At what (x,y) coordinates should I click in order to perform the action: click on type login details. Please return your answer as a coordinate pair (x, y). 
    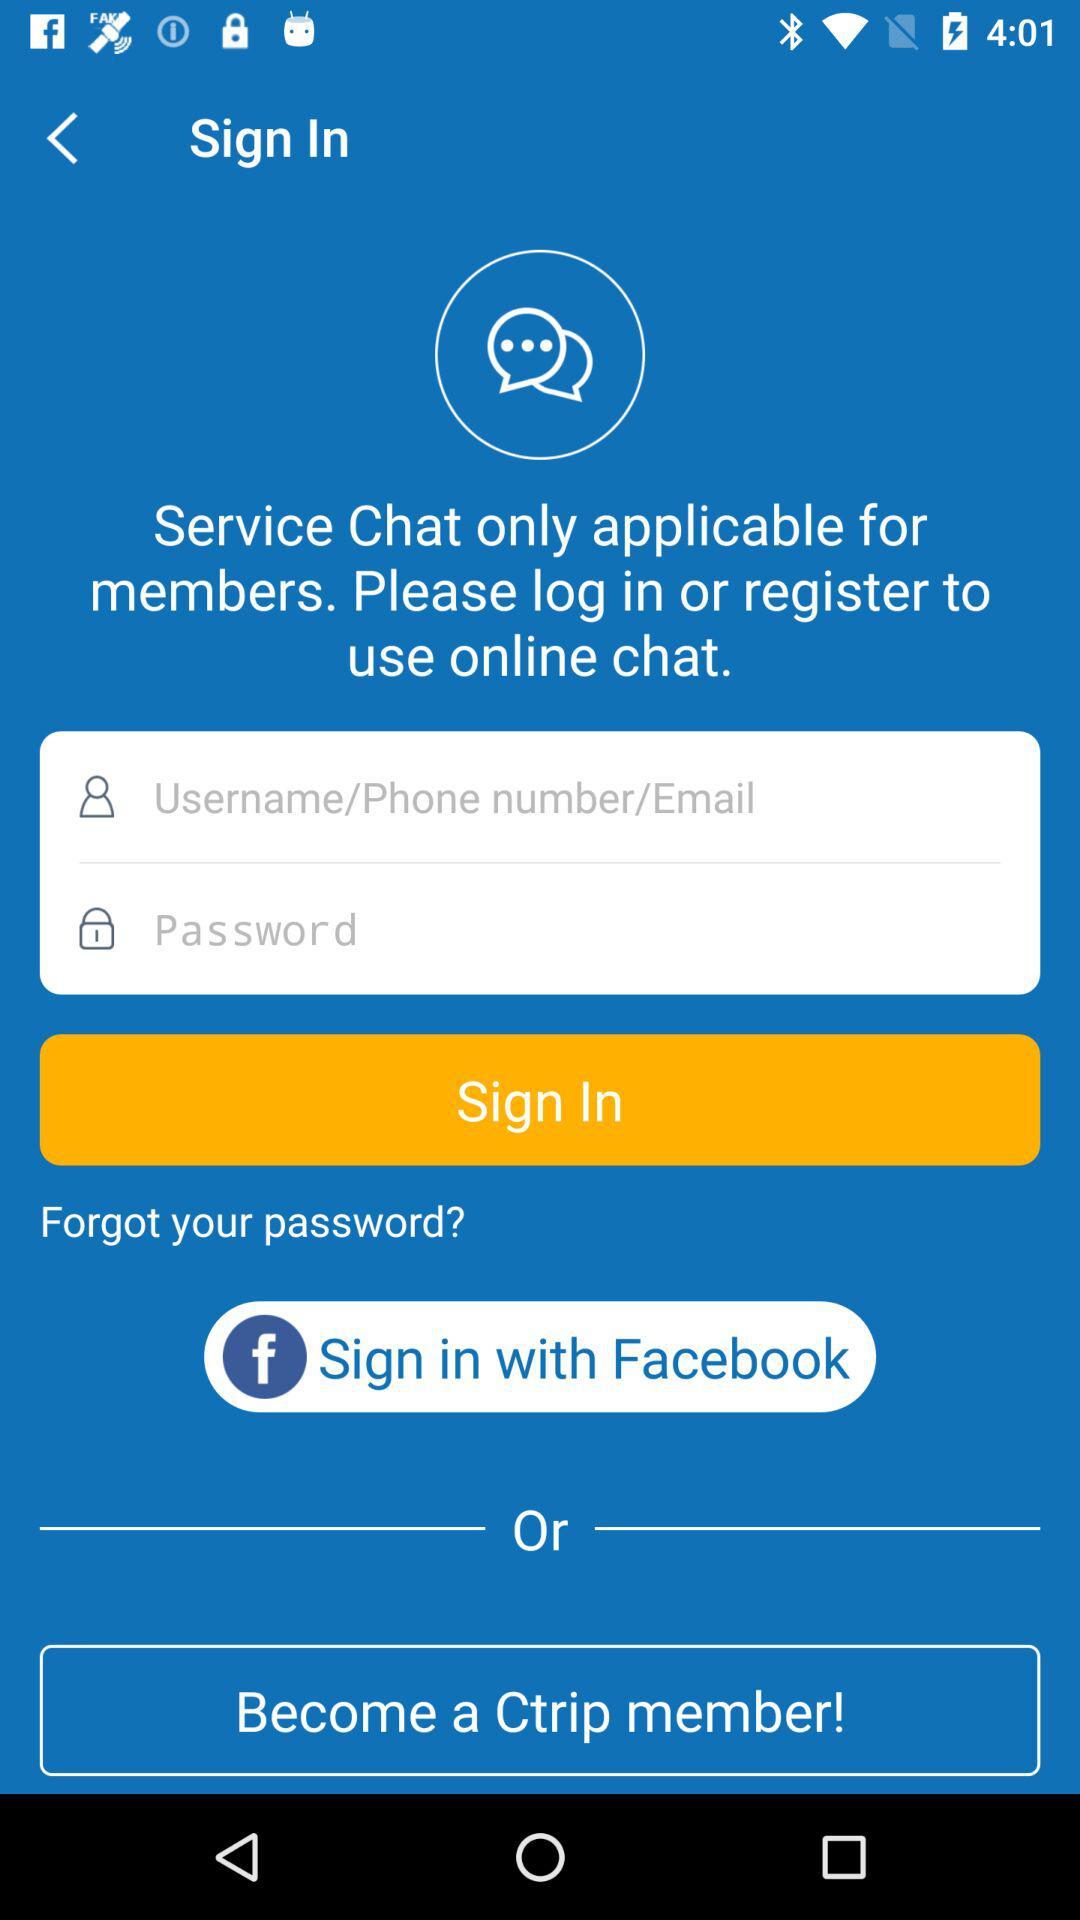
    Looking at the image, I should click on (540, 795).